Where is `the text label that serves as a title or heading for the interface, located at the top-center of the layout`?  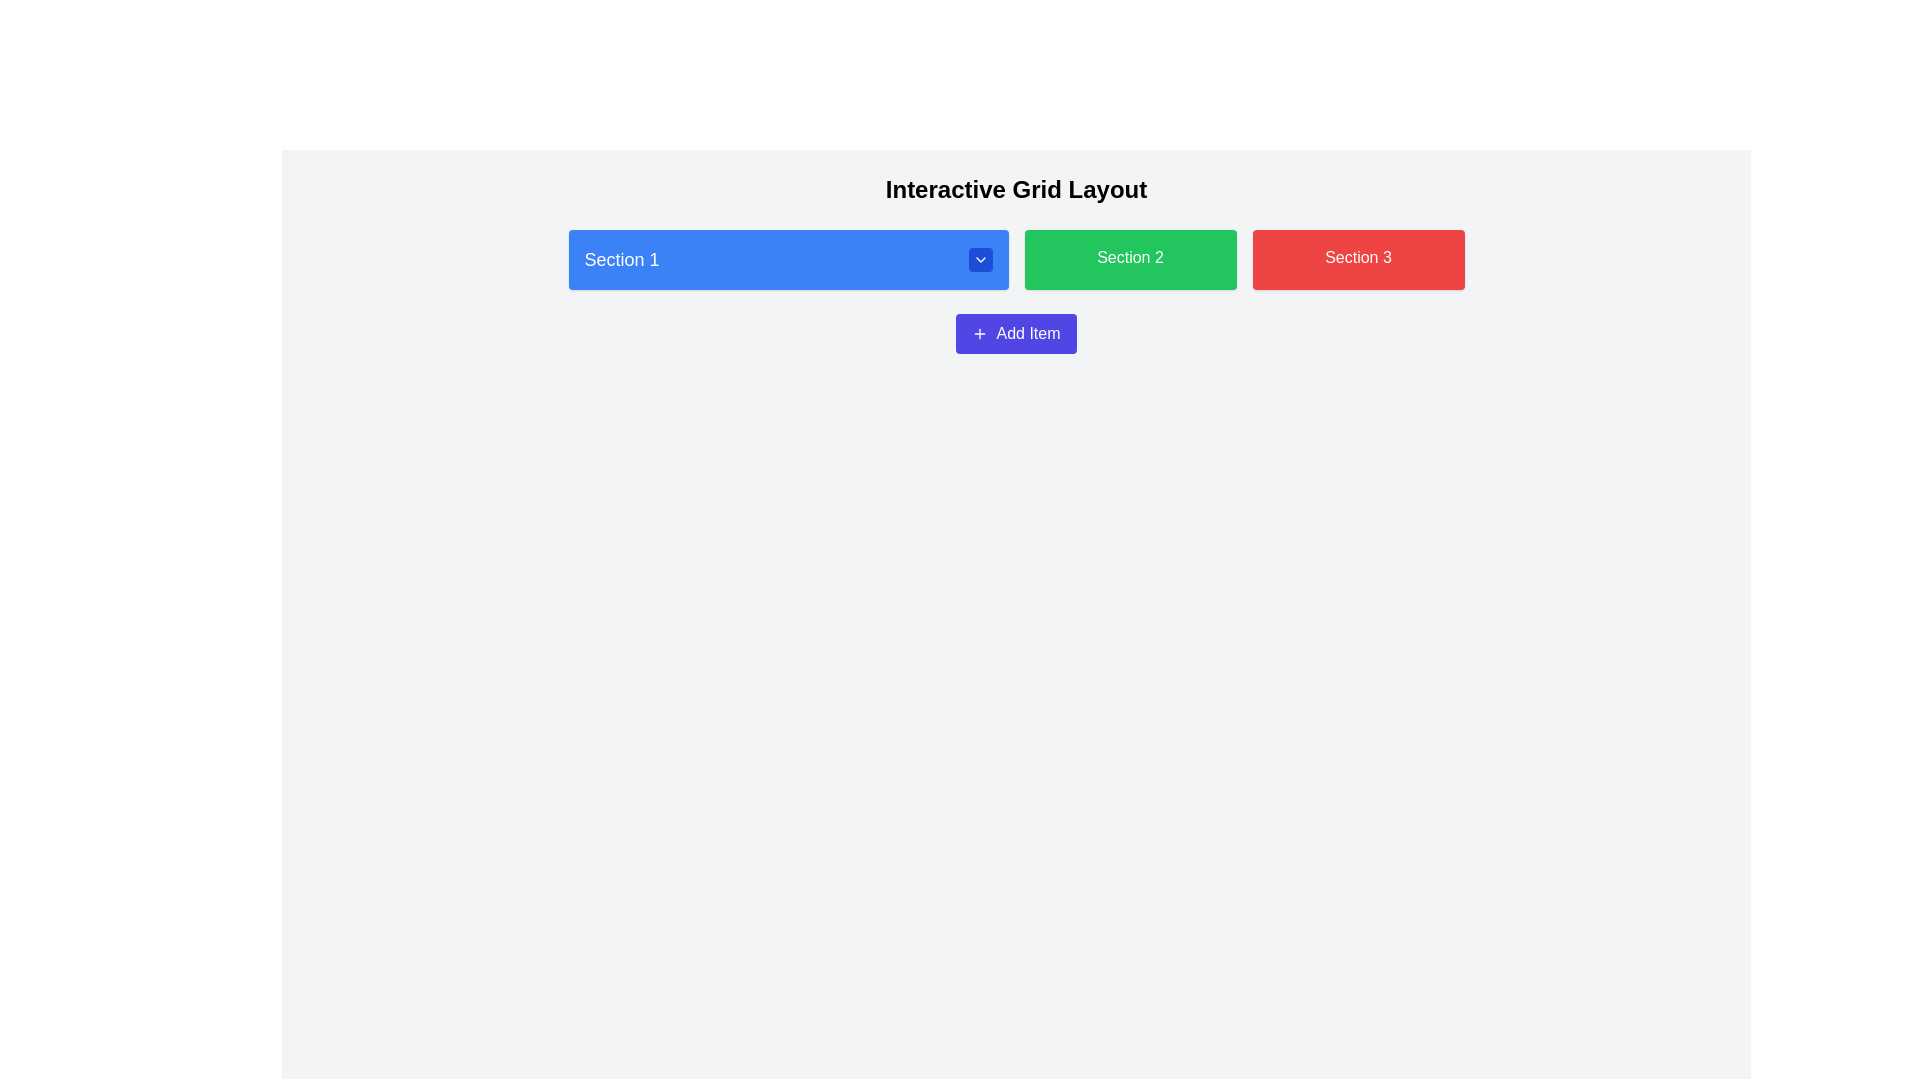 the text label that serves as a title or heading for the interface, located at the top-center of the layout is located at coordinates (1016, 189).